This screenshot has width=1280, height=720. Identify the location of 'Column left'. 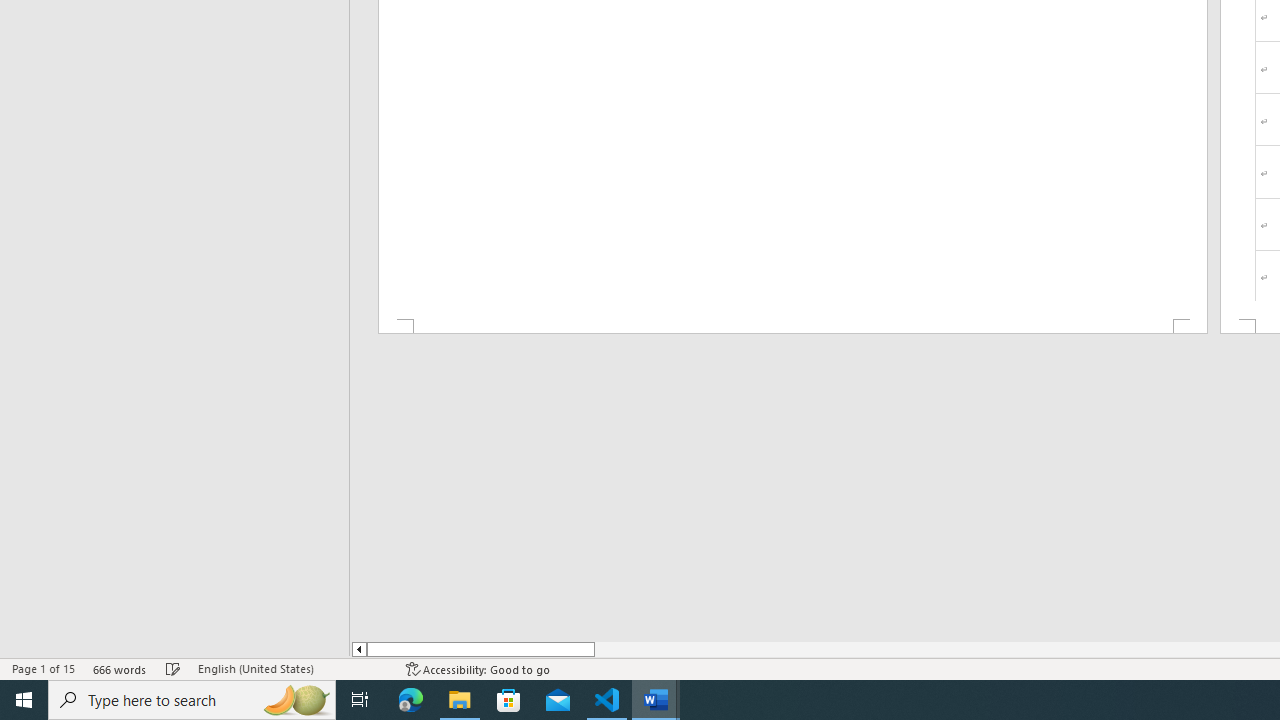
(358, 649).